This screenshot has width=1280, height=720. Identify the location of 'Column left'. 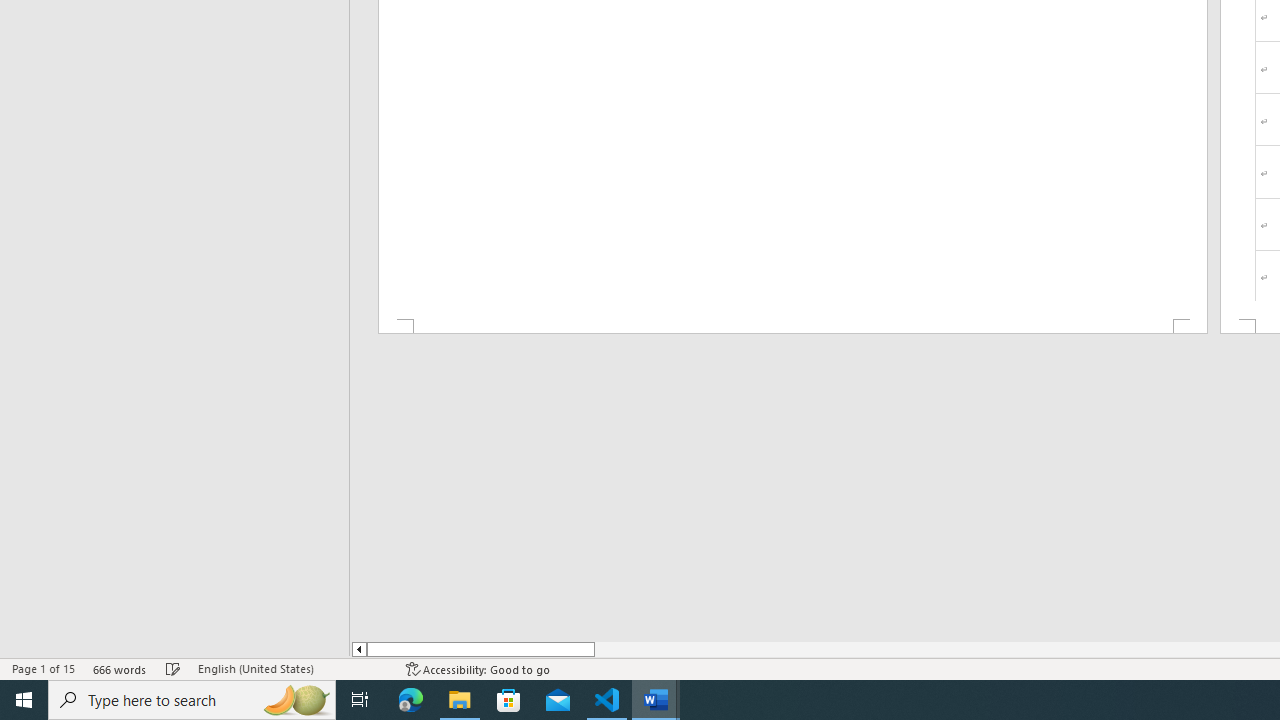
(358, 649).